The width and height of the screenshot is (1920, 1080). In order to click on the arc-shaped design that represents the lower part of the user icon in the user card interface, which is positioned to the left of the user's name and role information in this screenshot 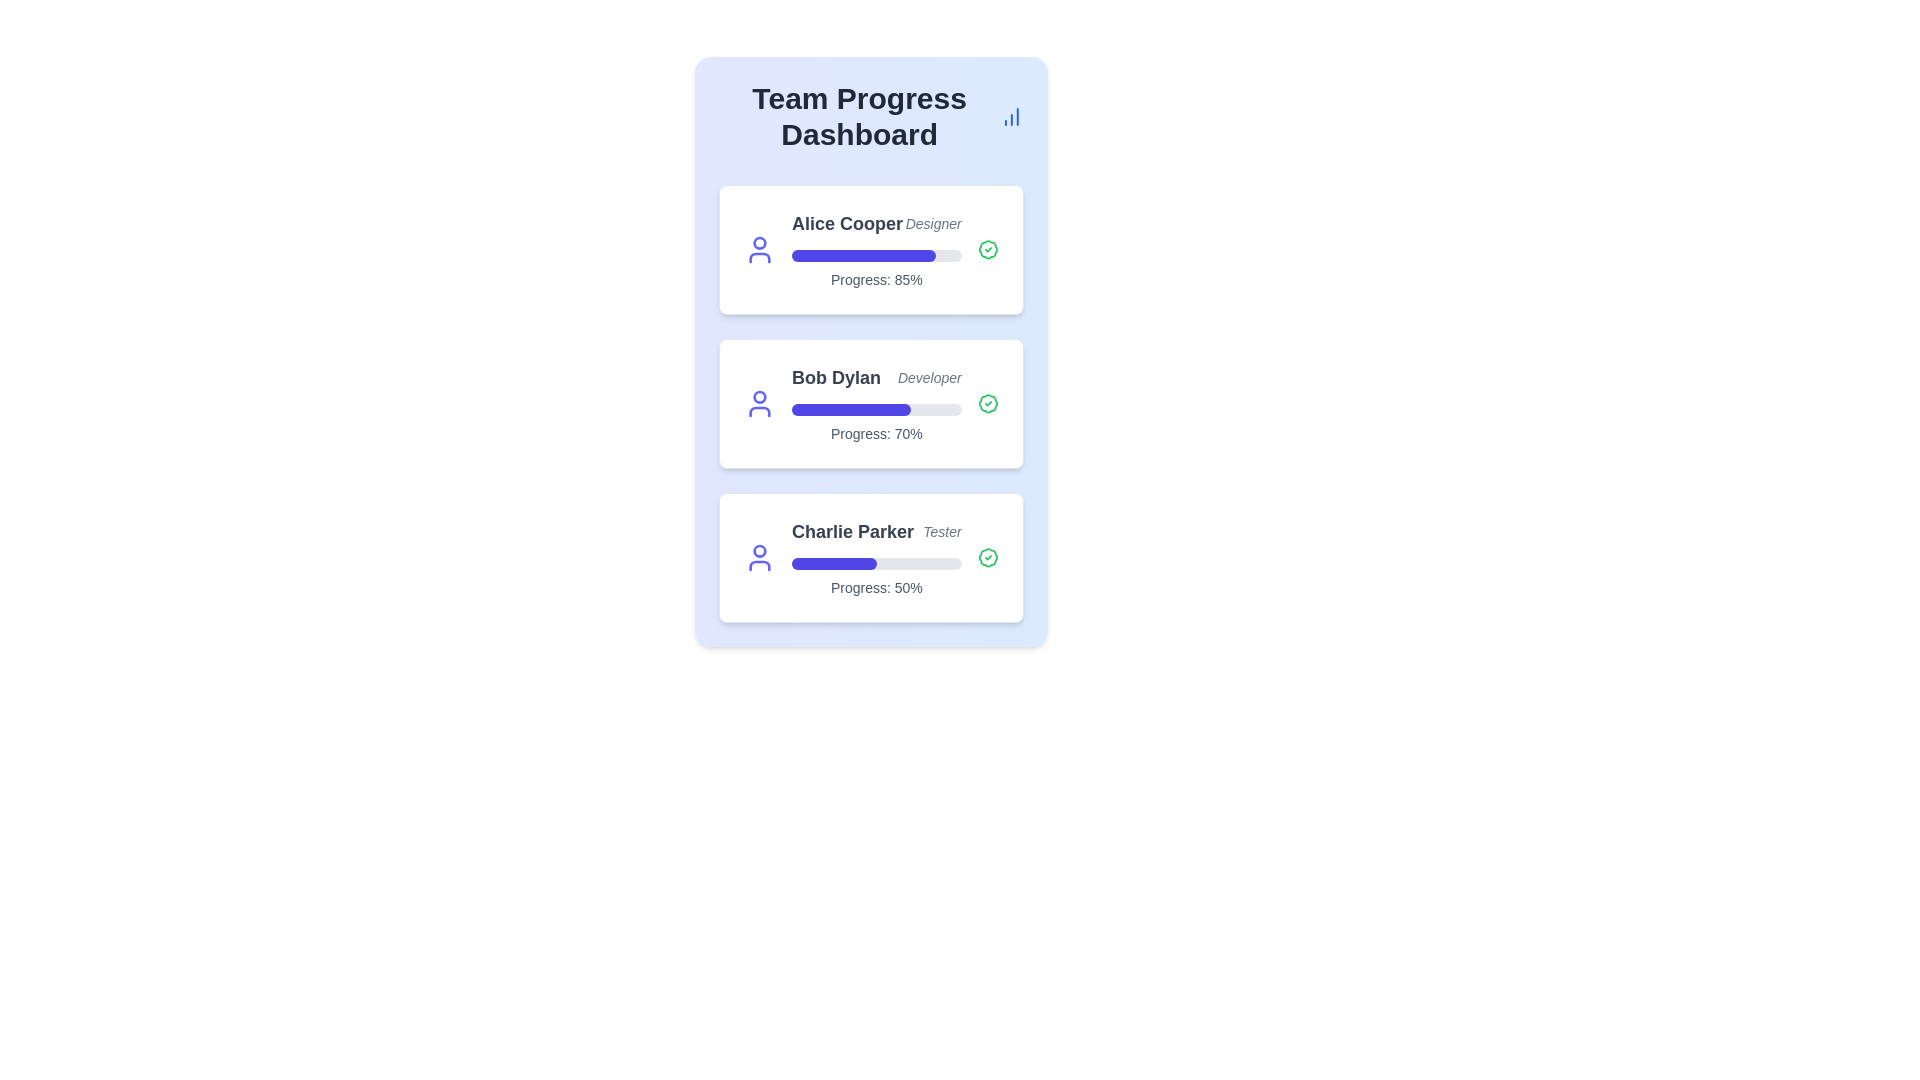, I will do `click(758, 411)`.